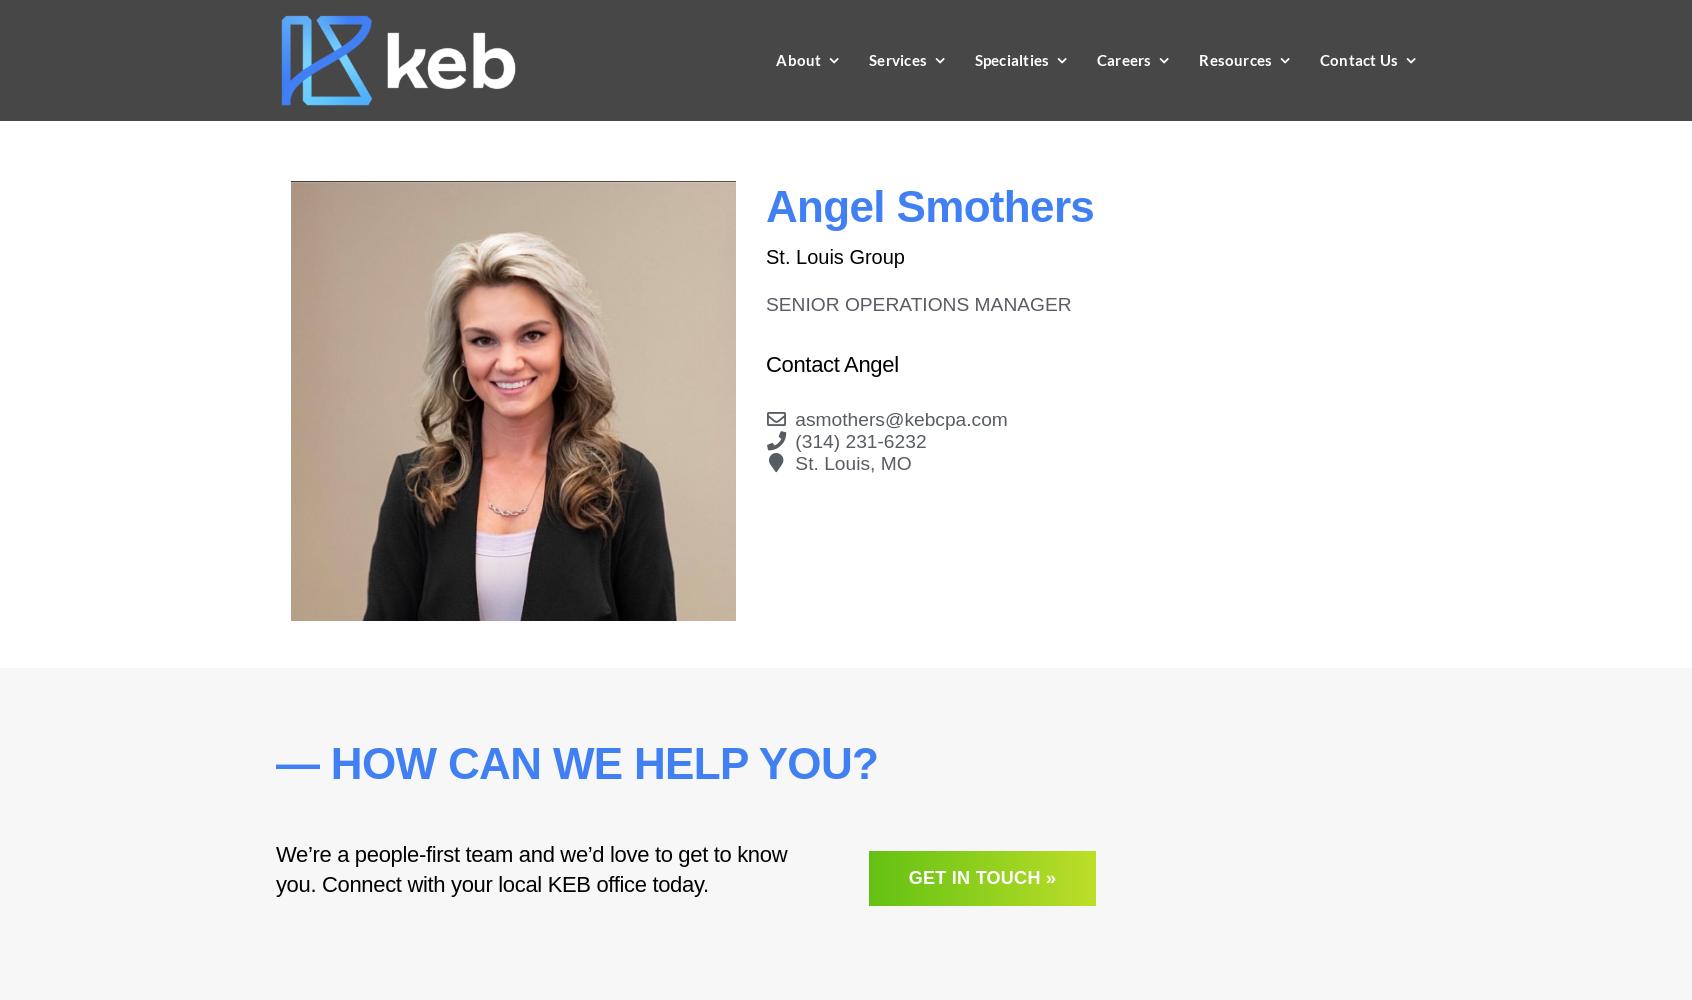  I want to click on 'Recent College Graduates', so click(1207, 322).